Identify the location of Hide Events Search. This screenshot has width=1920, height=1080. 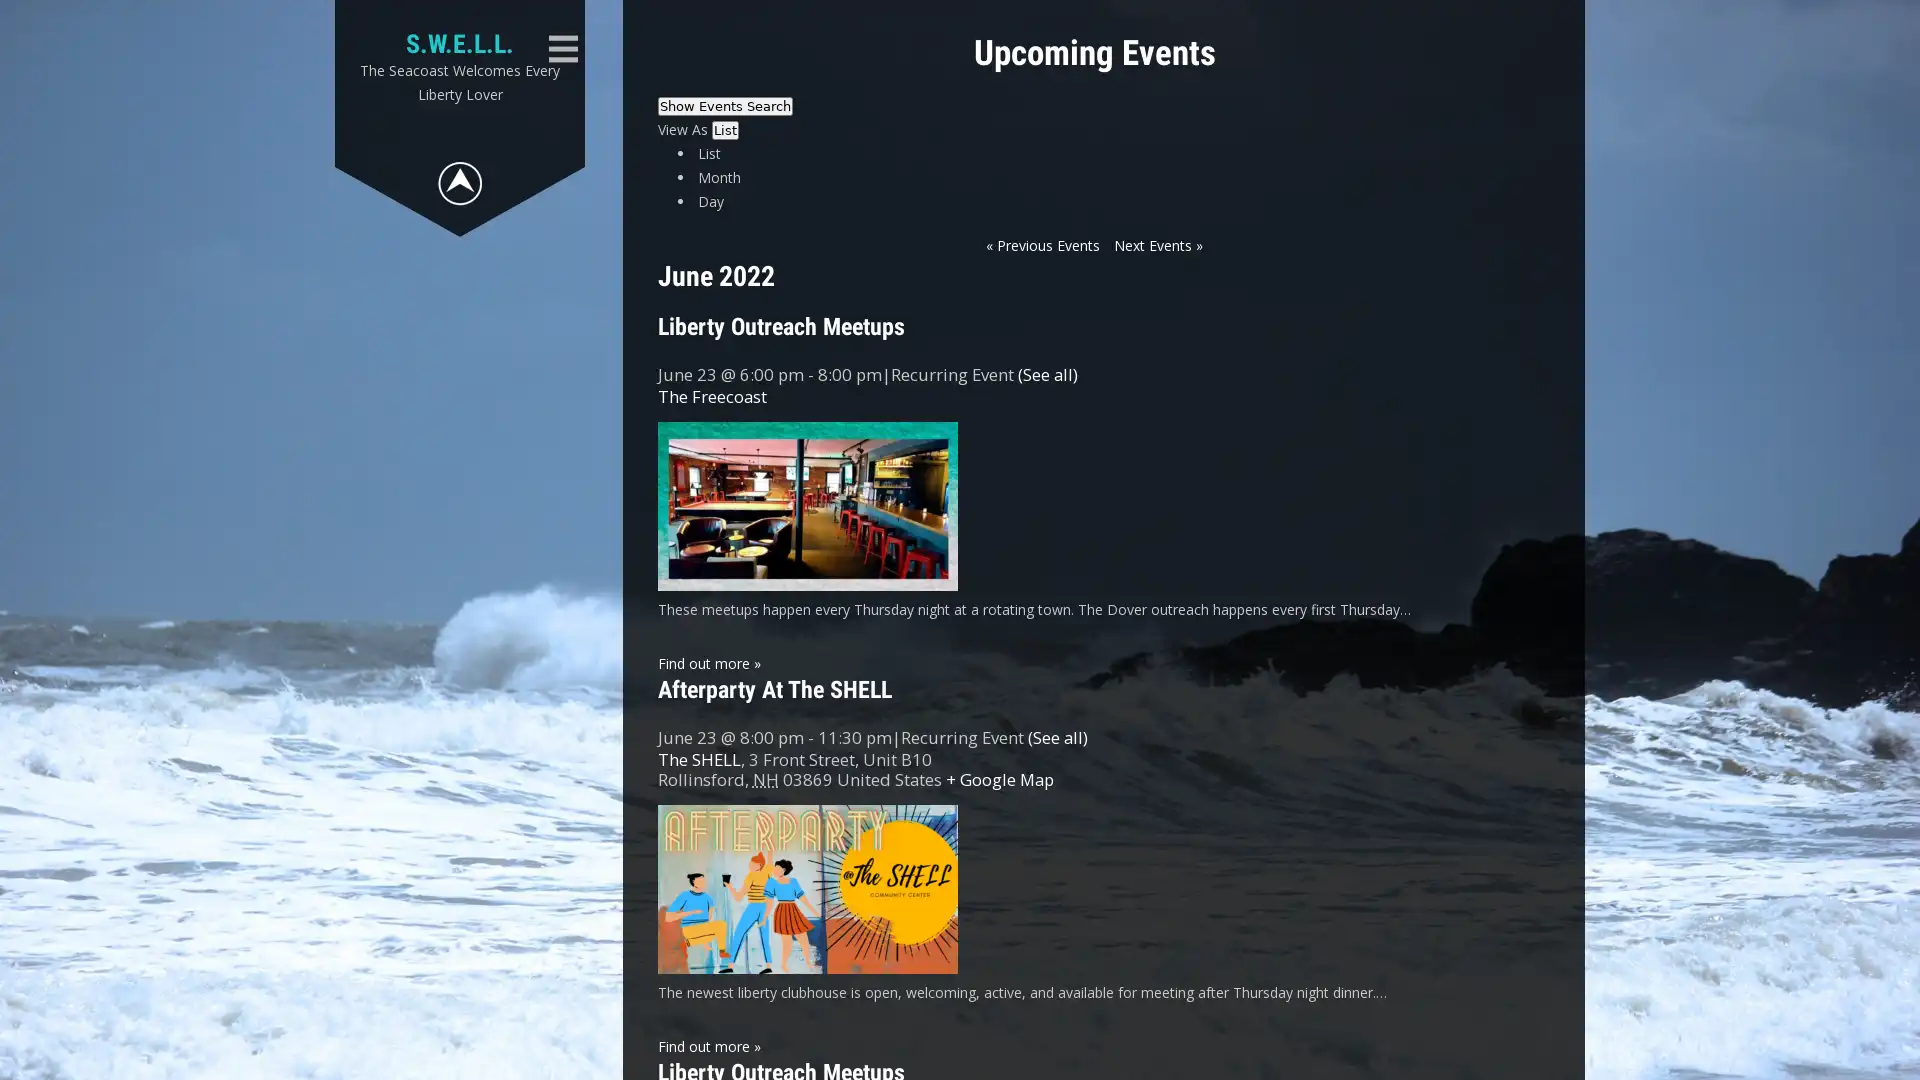
(720, 105).